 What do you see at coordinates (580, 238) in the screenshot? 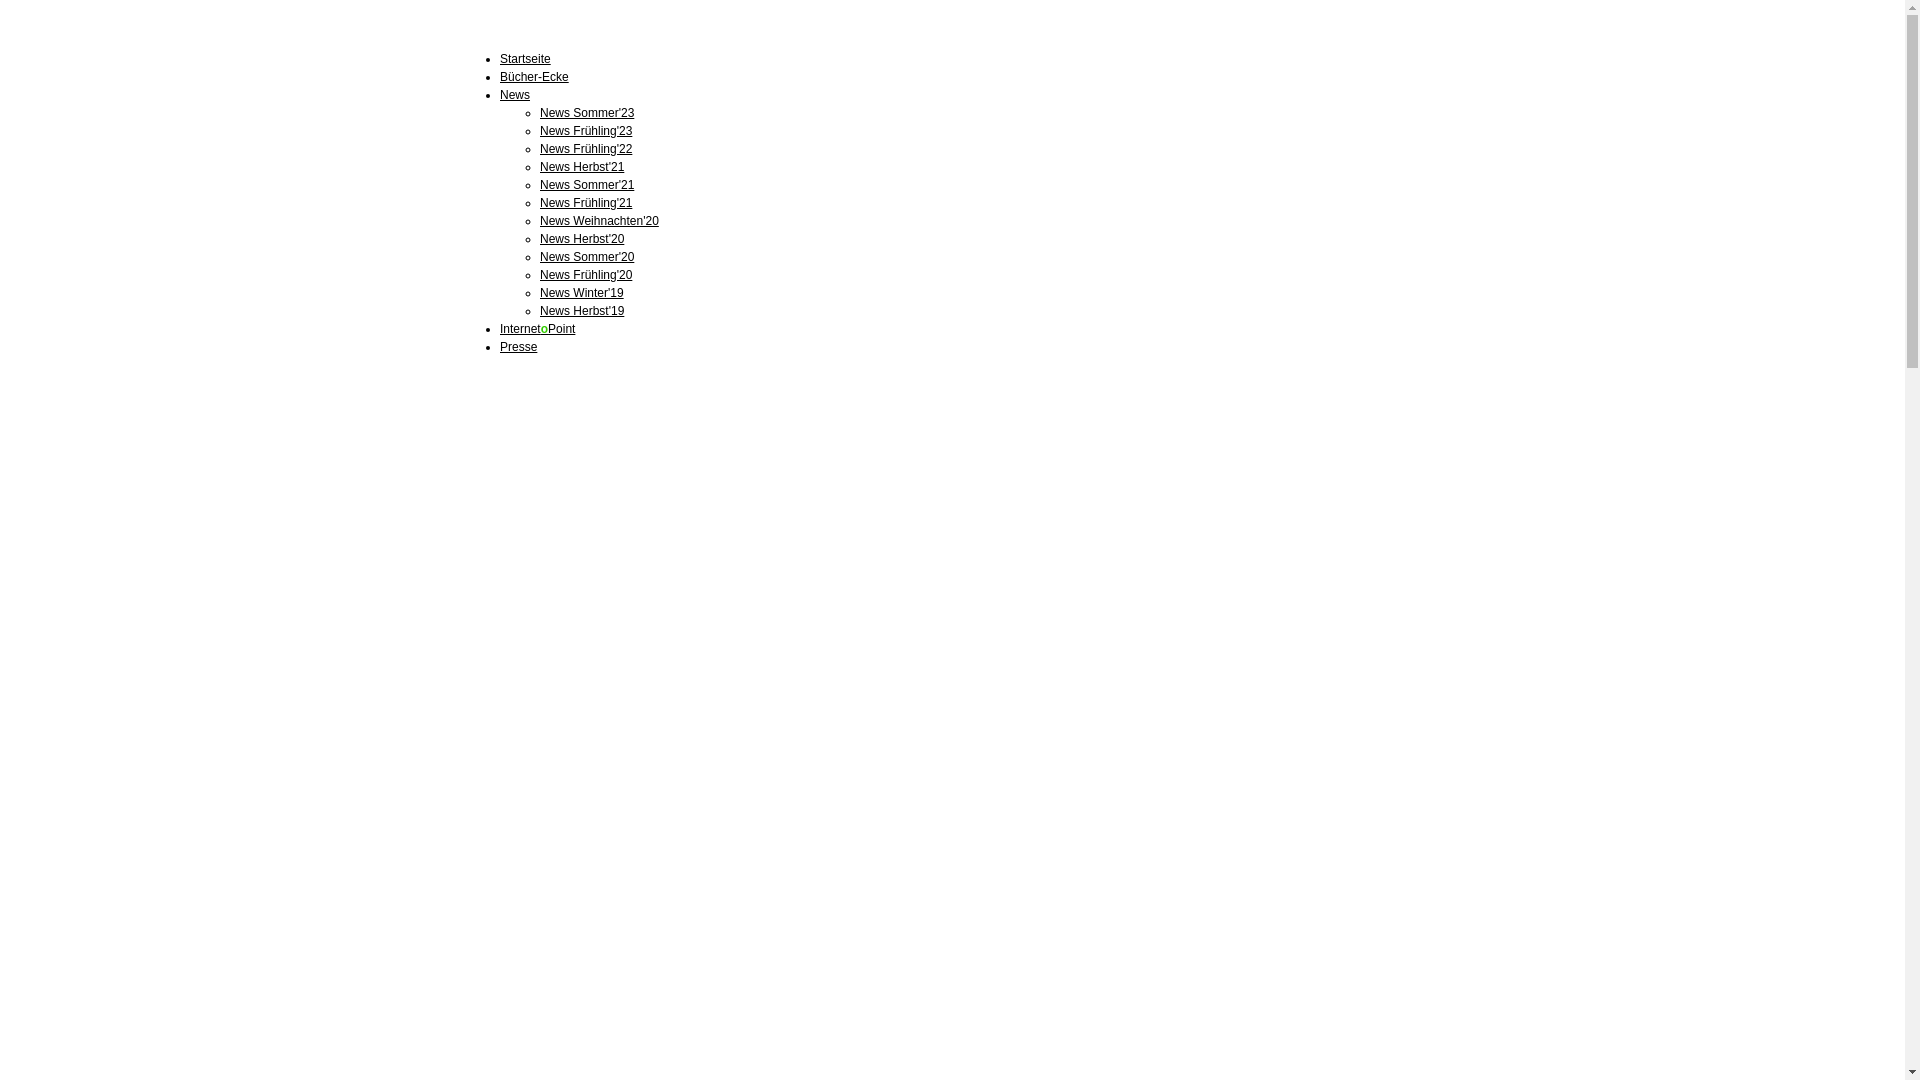
I see `'News Herbst'20'` at bounding box center [580, 238].